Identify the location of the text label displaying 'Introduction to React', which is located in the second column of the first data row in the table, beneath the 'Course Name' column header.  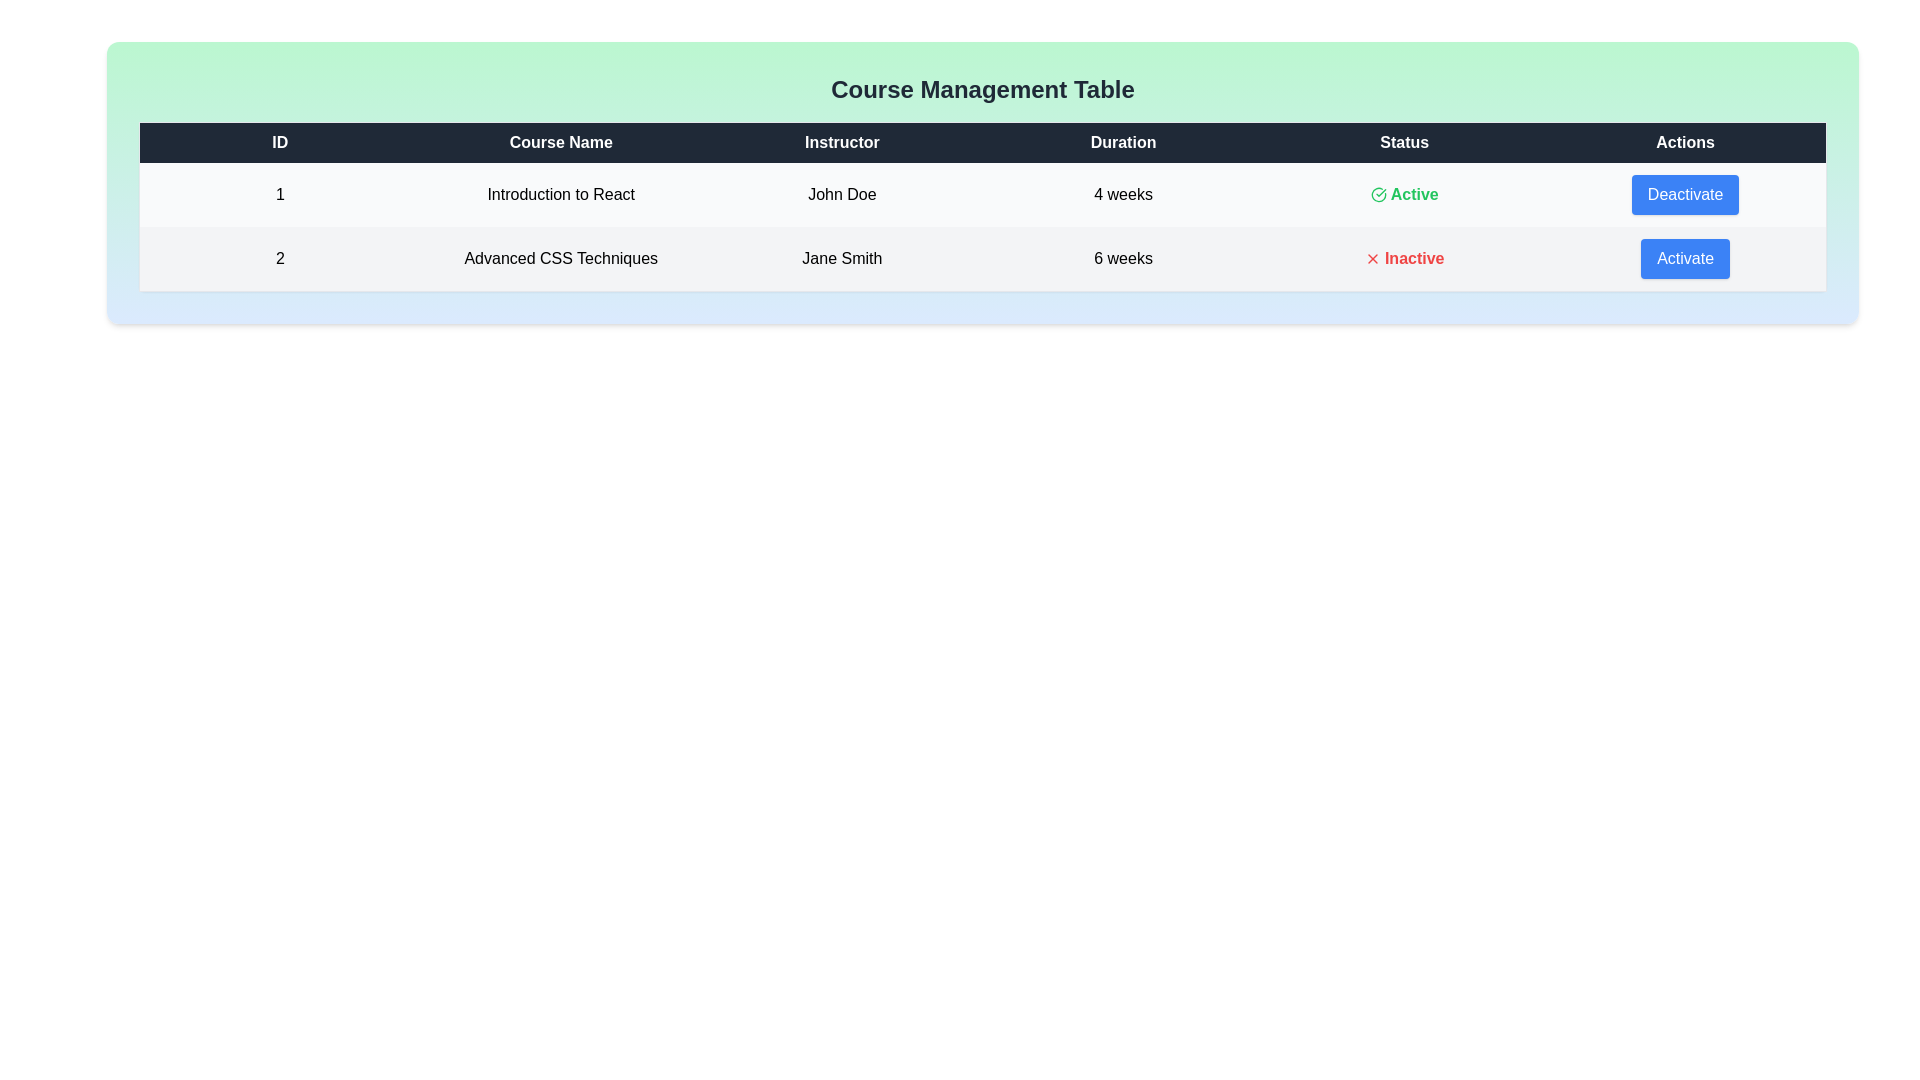
(560, 195).